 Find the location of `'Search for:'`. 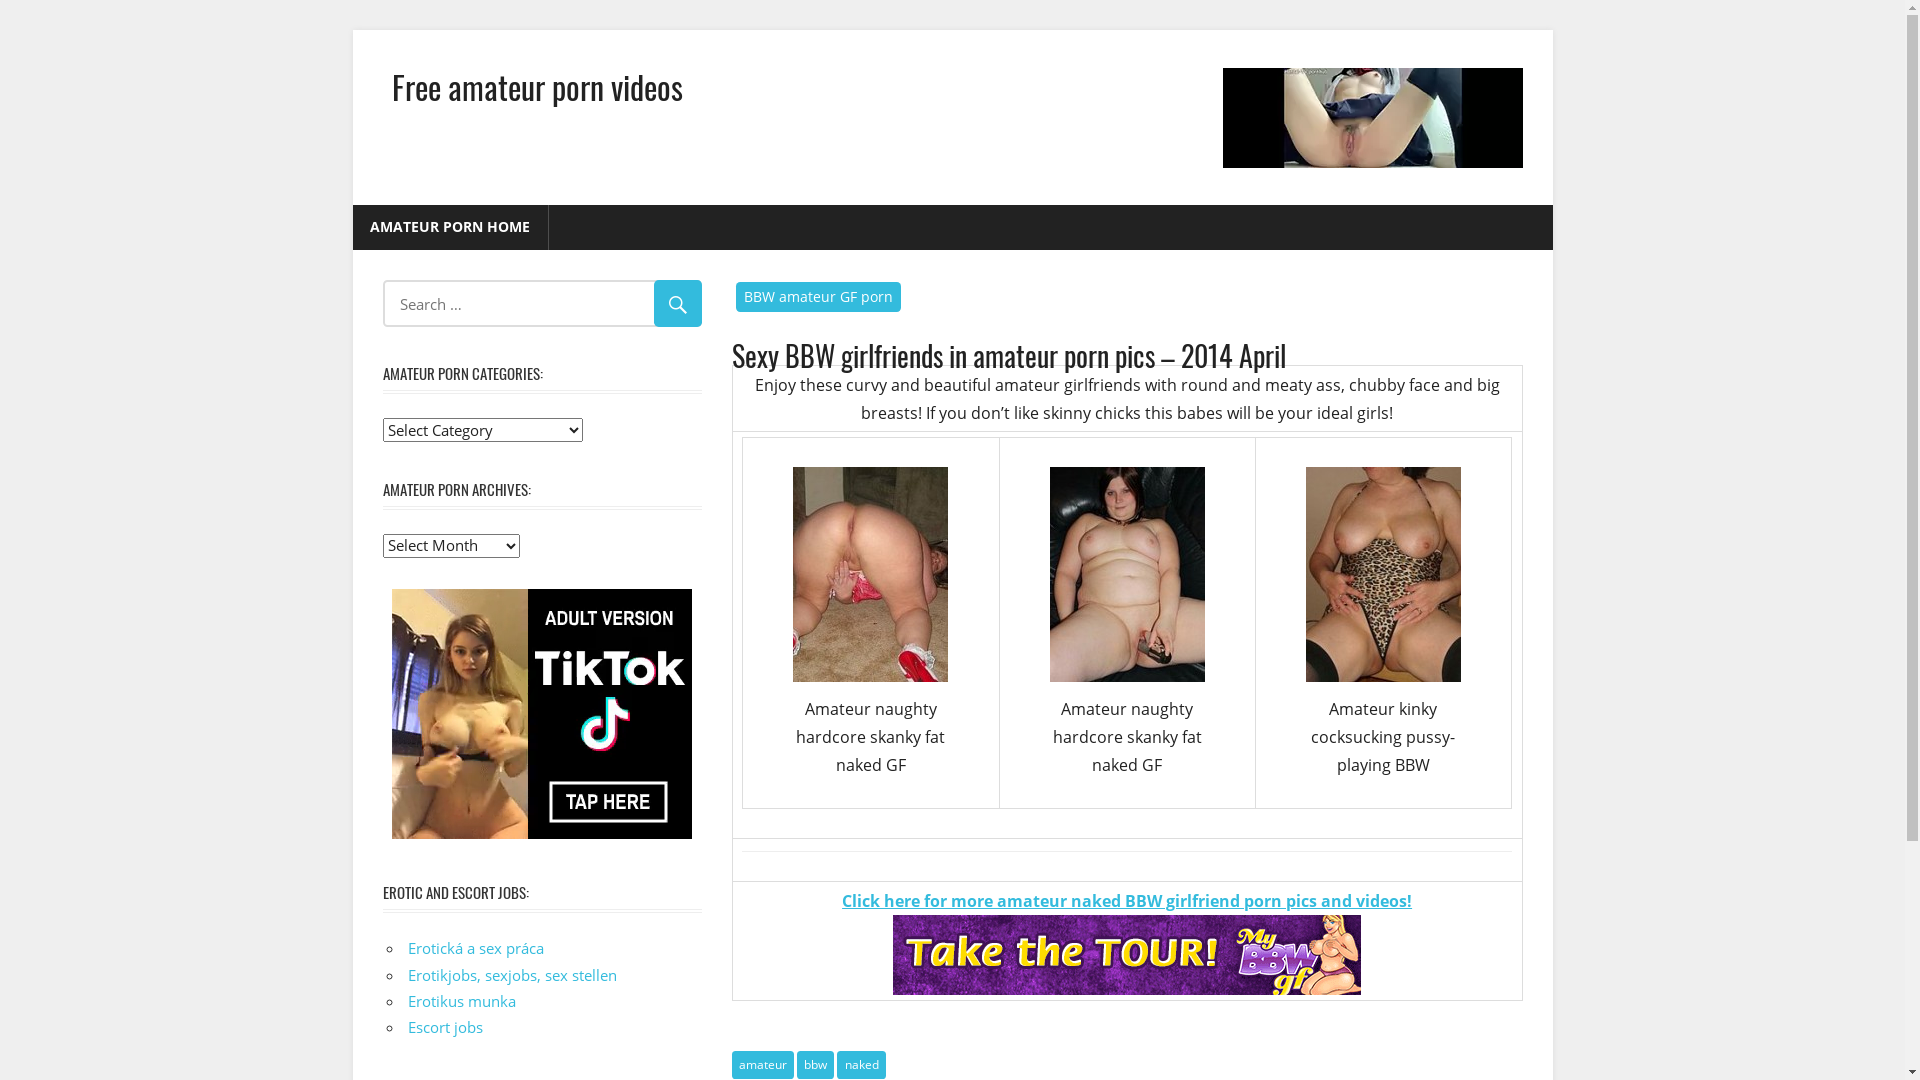

'Search for:' is located at coordinates (541, 303).